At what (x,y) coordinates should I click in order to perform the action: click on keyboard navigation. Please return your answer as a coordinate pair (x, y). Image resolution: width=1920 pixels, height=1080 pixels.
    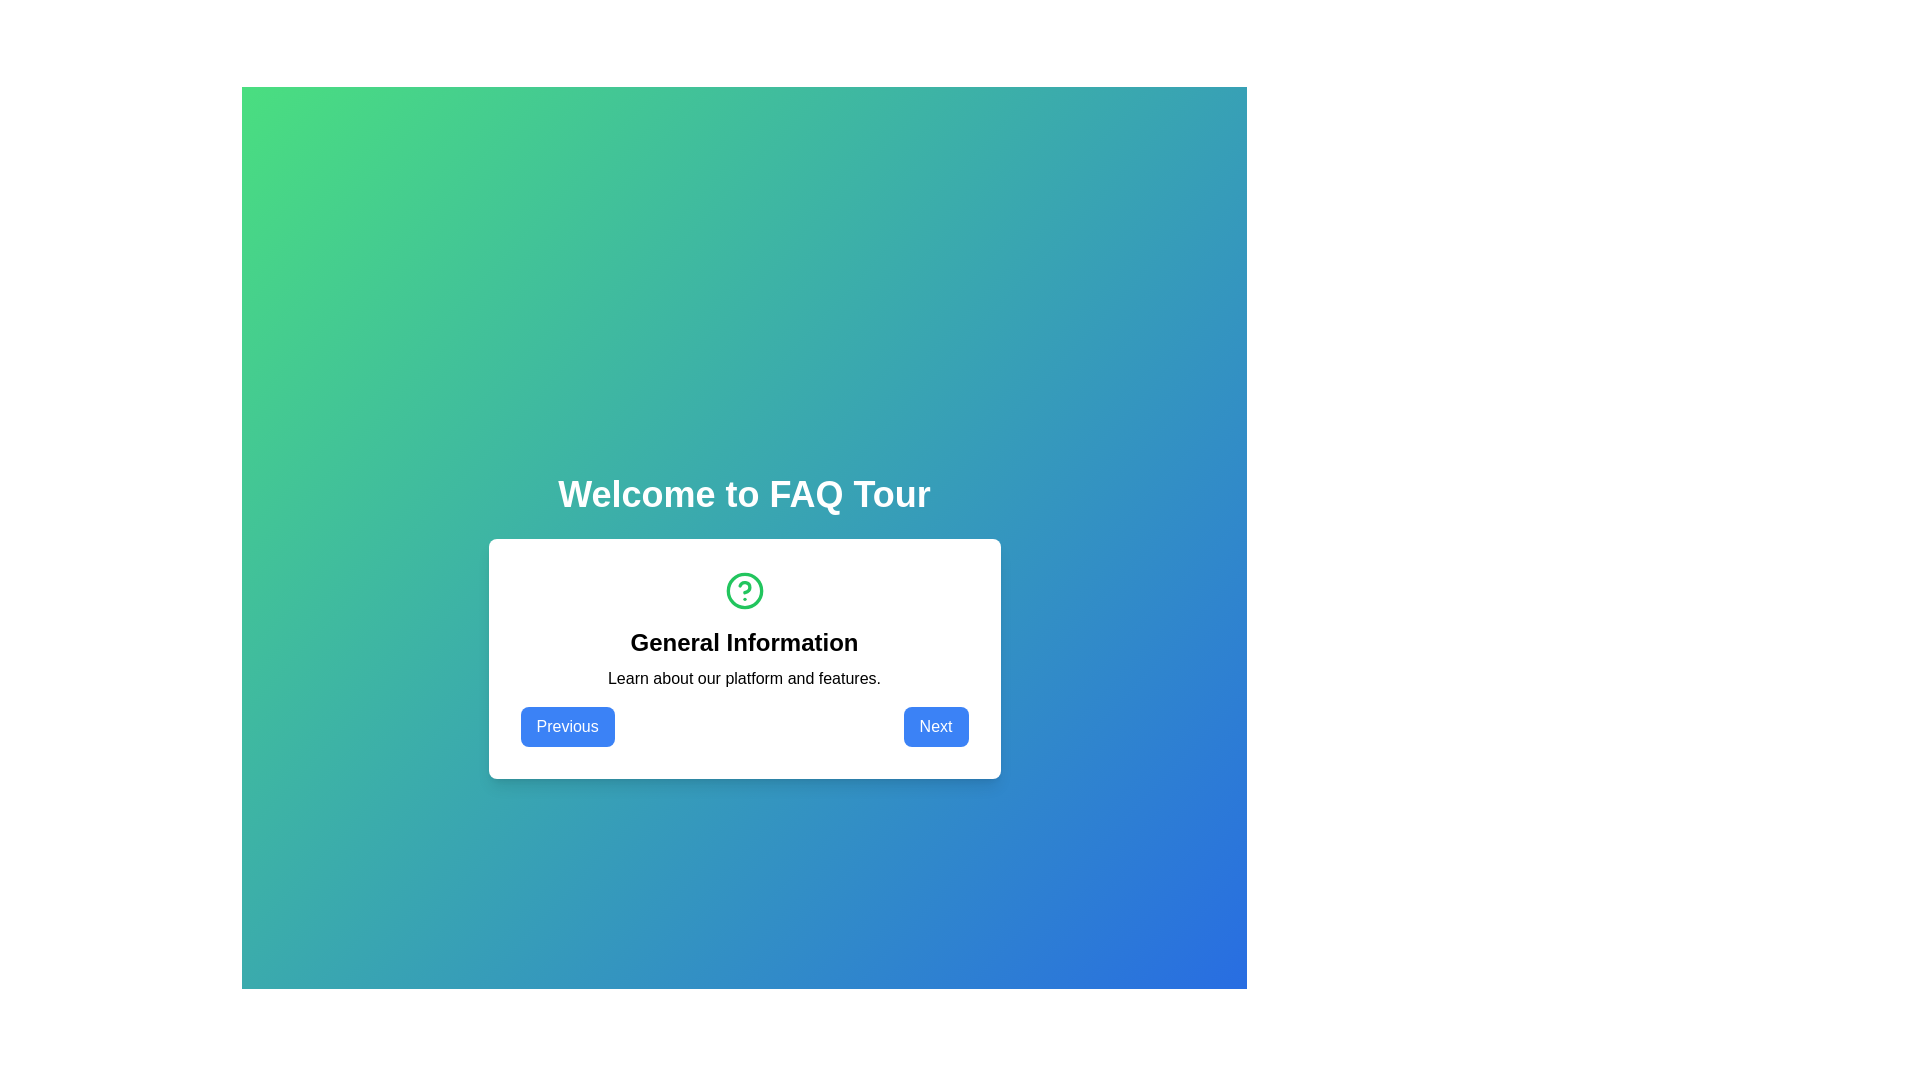
    Looking at the image, I should click on (743, 726).